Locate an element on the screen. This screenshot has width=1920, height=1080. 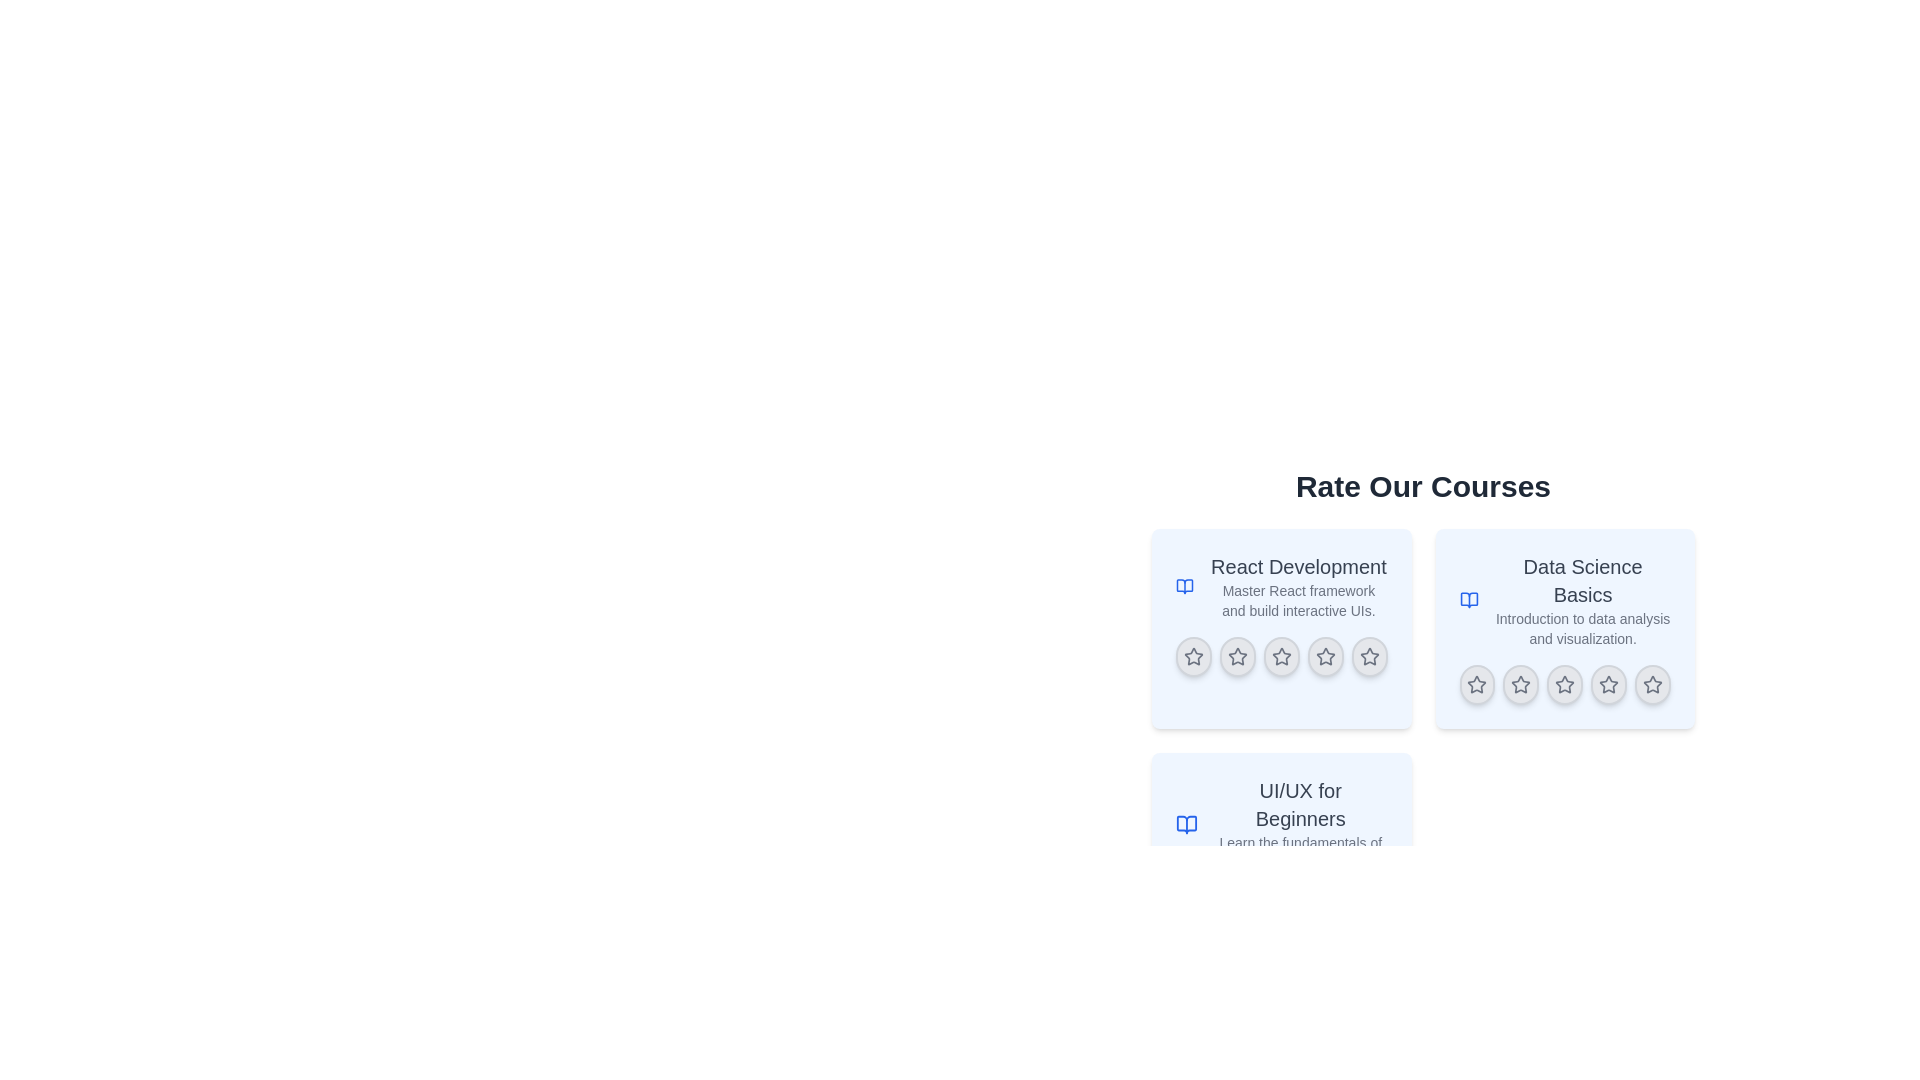
heading element that displays 'Rate Our Courses', which is centrally aligned above the course cards is located at coordinates (1422, 486).